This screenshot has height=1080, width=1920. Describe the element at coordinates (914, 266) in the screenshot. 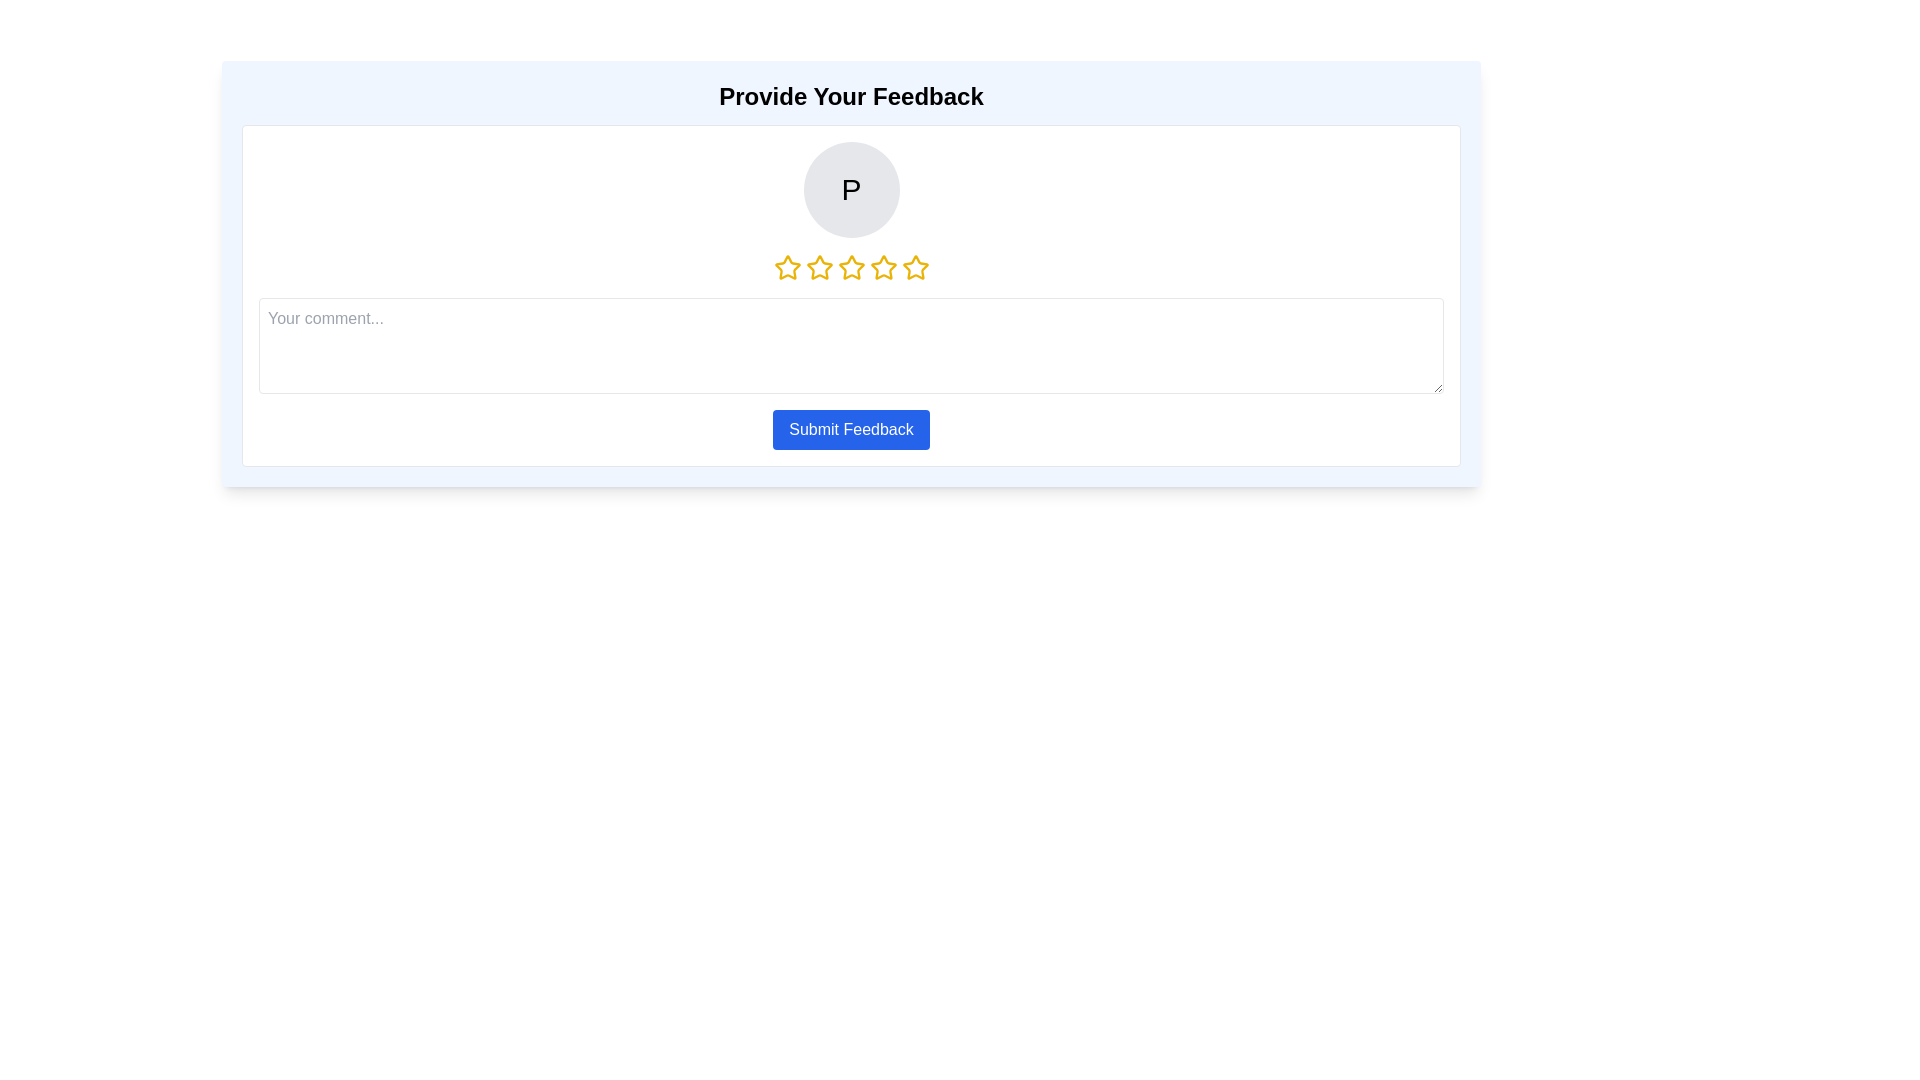

I see `the star corresponding to 5 stars to set the rating` at that location.